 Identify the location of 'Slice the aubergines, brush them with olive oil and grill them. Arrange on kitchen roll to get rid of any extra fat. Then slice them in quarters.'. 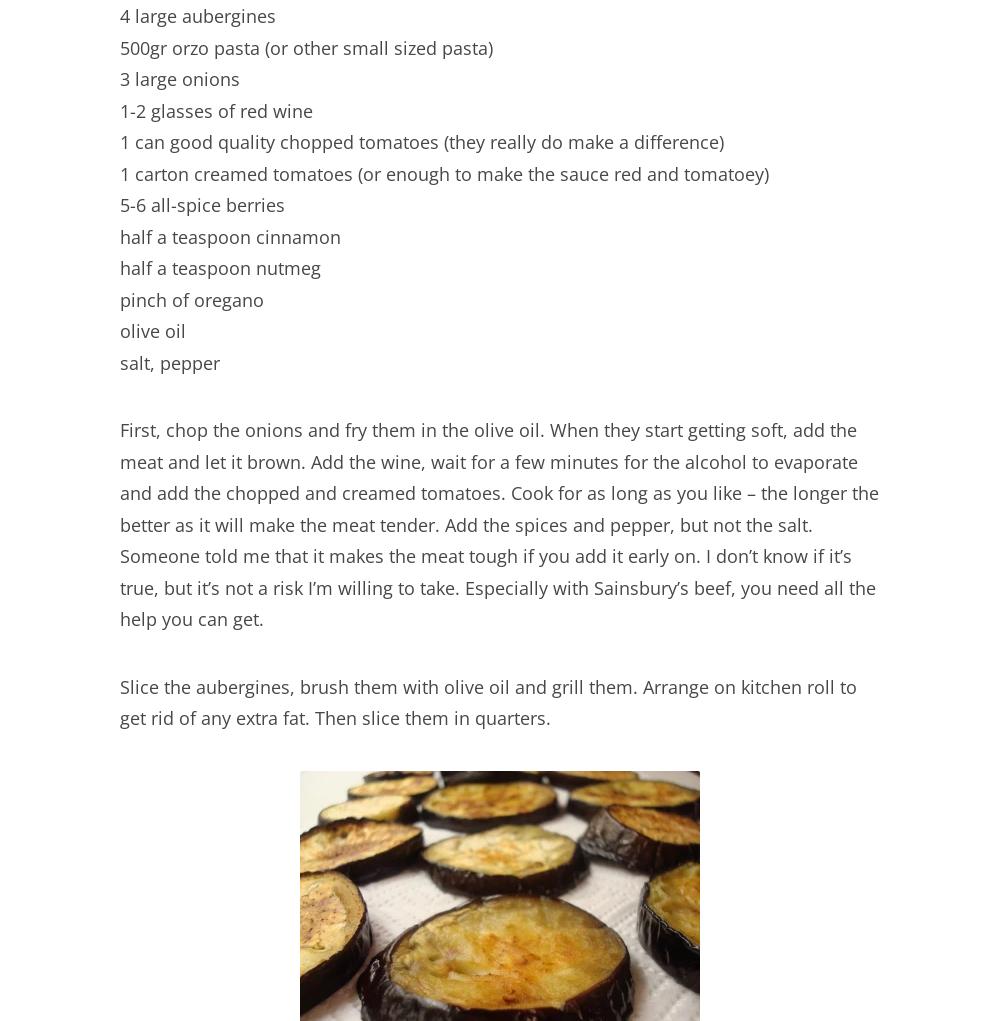
(487, 702).